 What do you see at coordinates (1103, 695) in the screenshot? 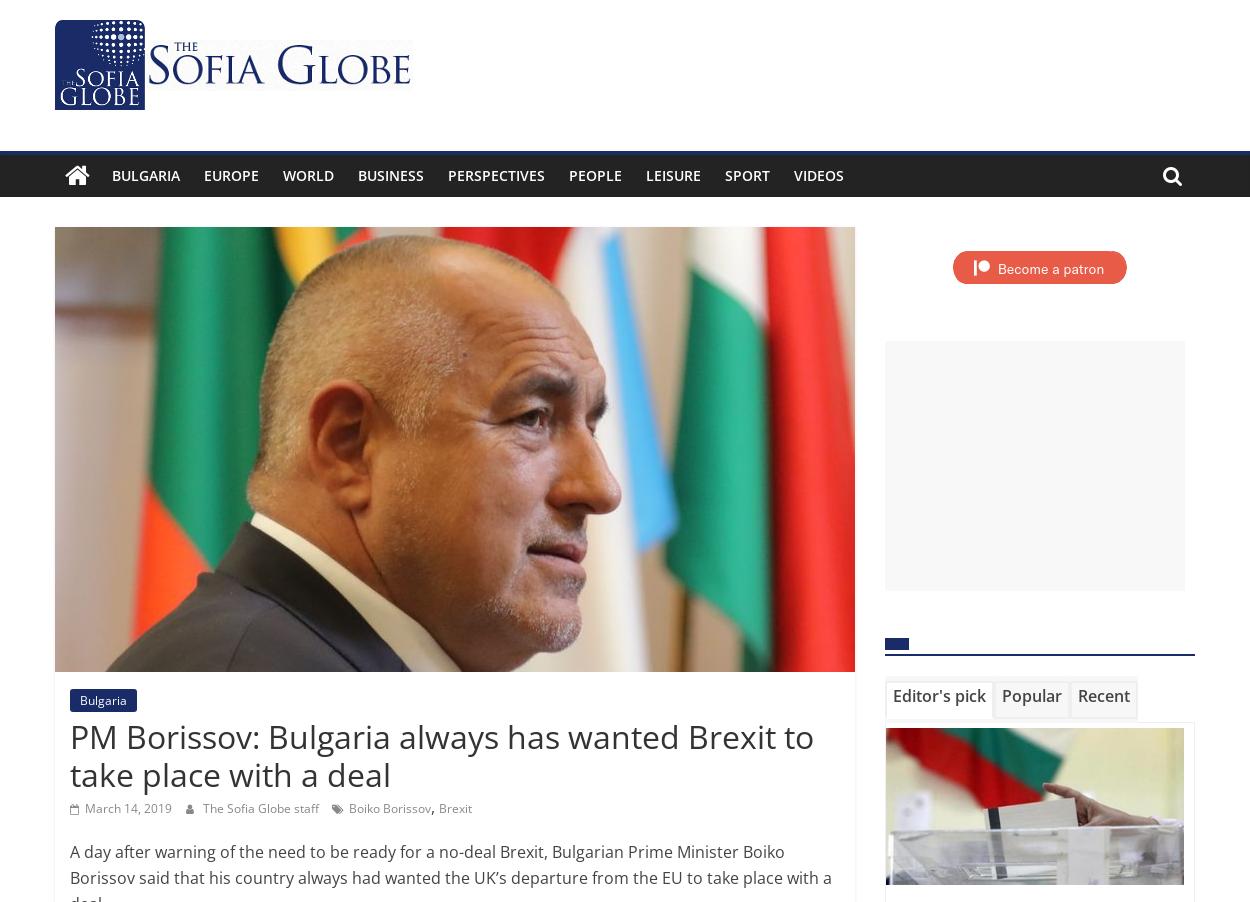
I see `'Recent'` at bounding box center [1103, 695].